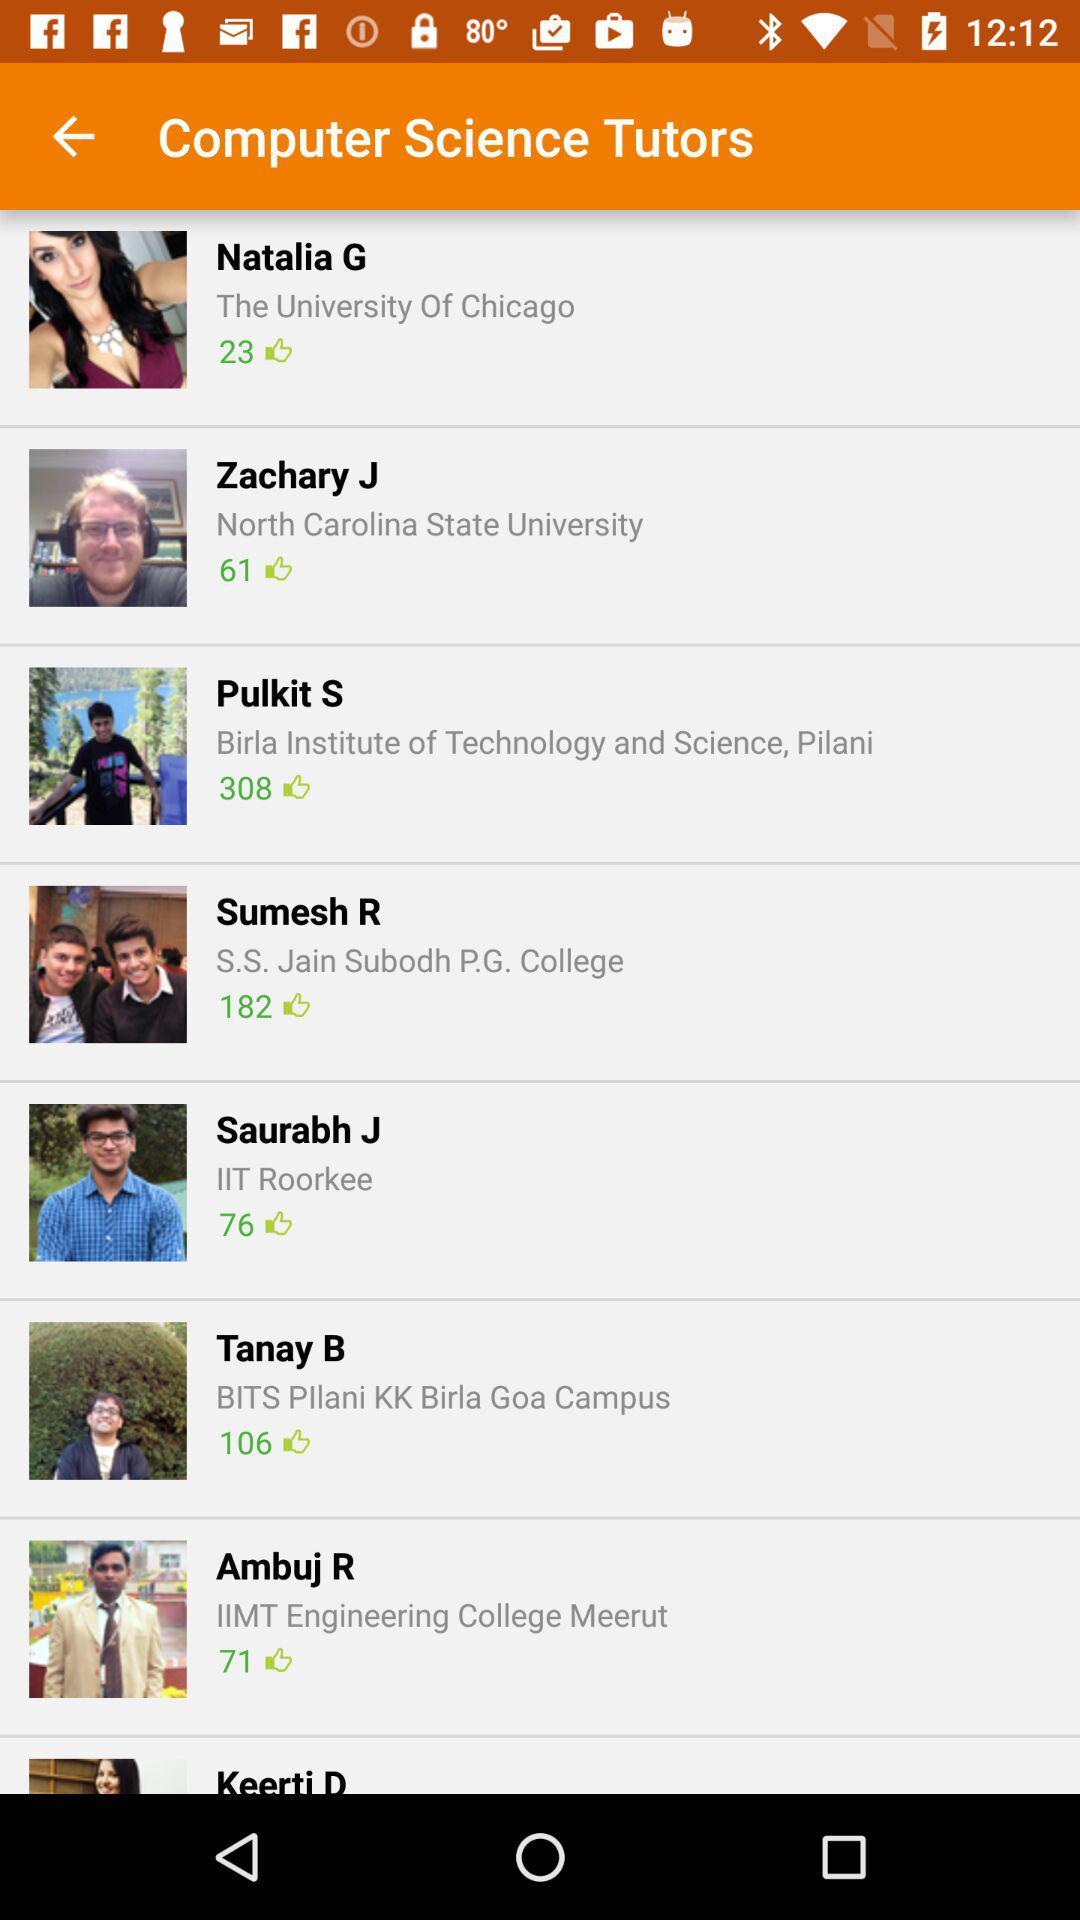  What do you see at coordinates (254, 350) in the screenshot?
I see `23` at bounding box center [254, 350].